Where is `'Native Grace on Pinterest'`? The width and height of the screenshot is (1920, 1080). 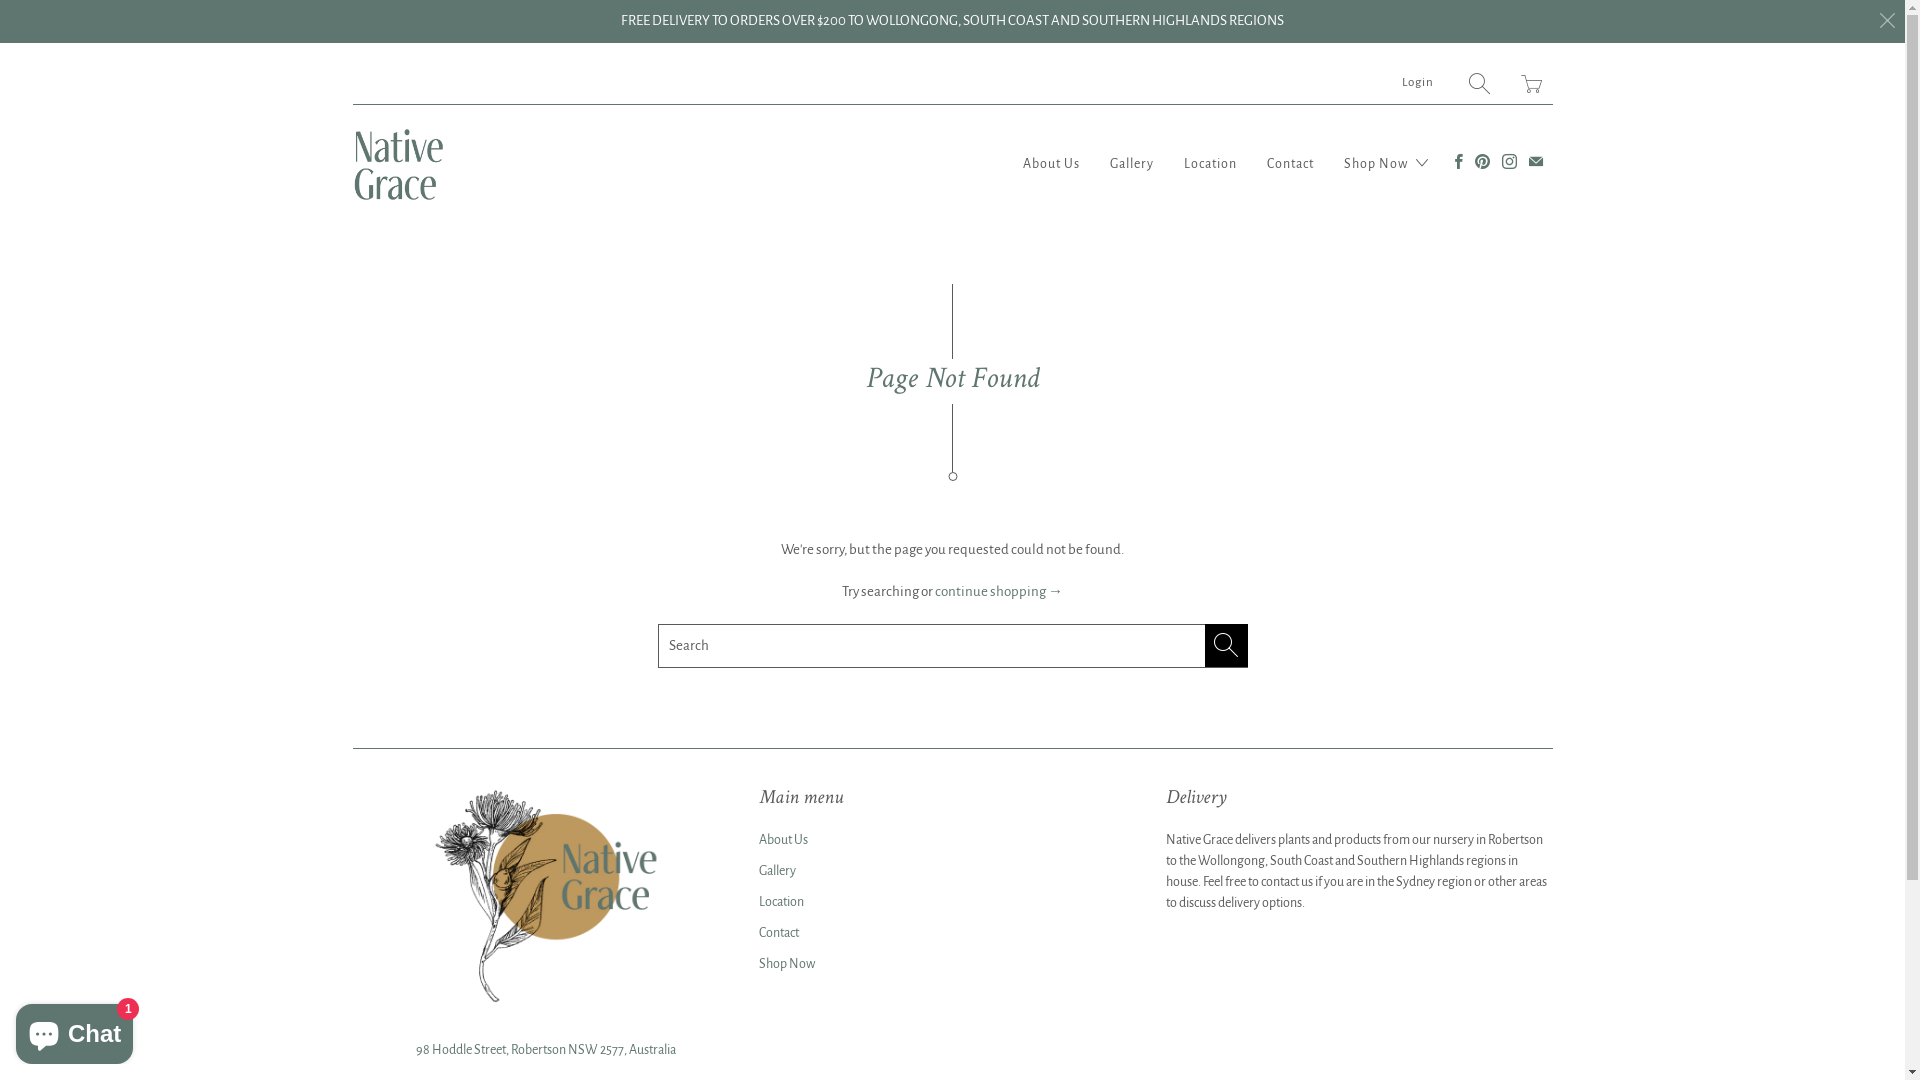 'Native Grace on Pinterest' is located at coordinates (1481, 160).